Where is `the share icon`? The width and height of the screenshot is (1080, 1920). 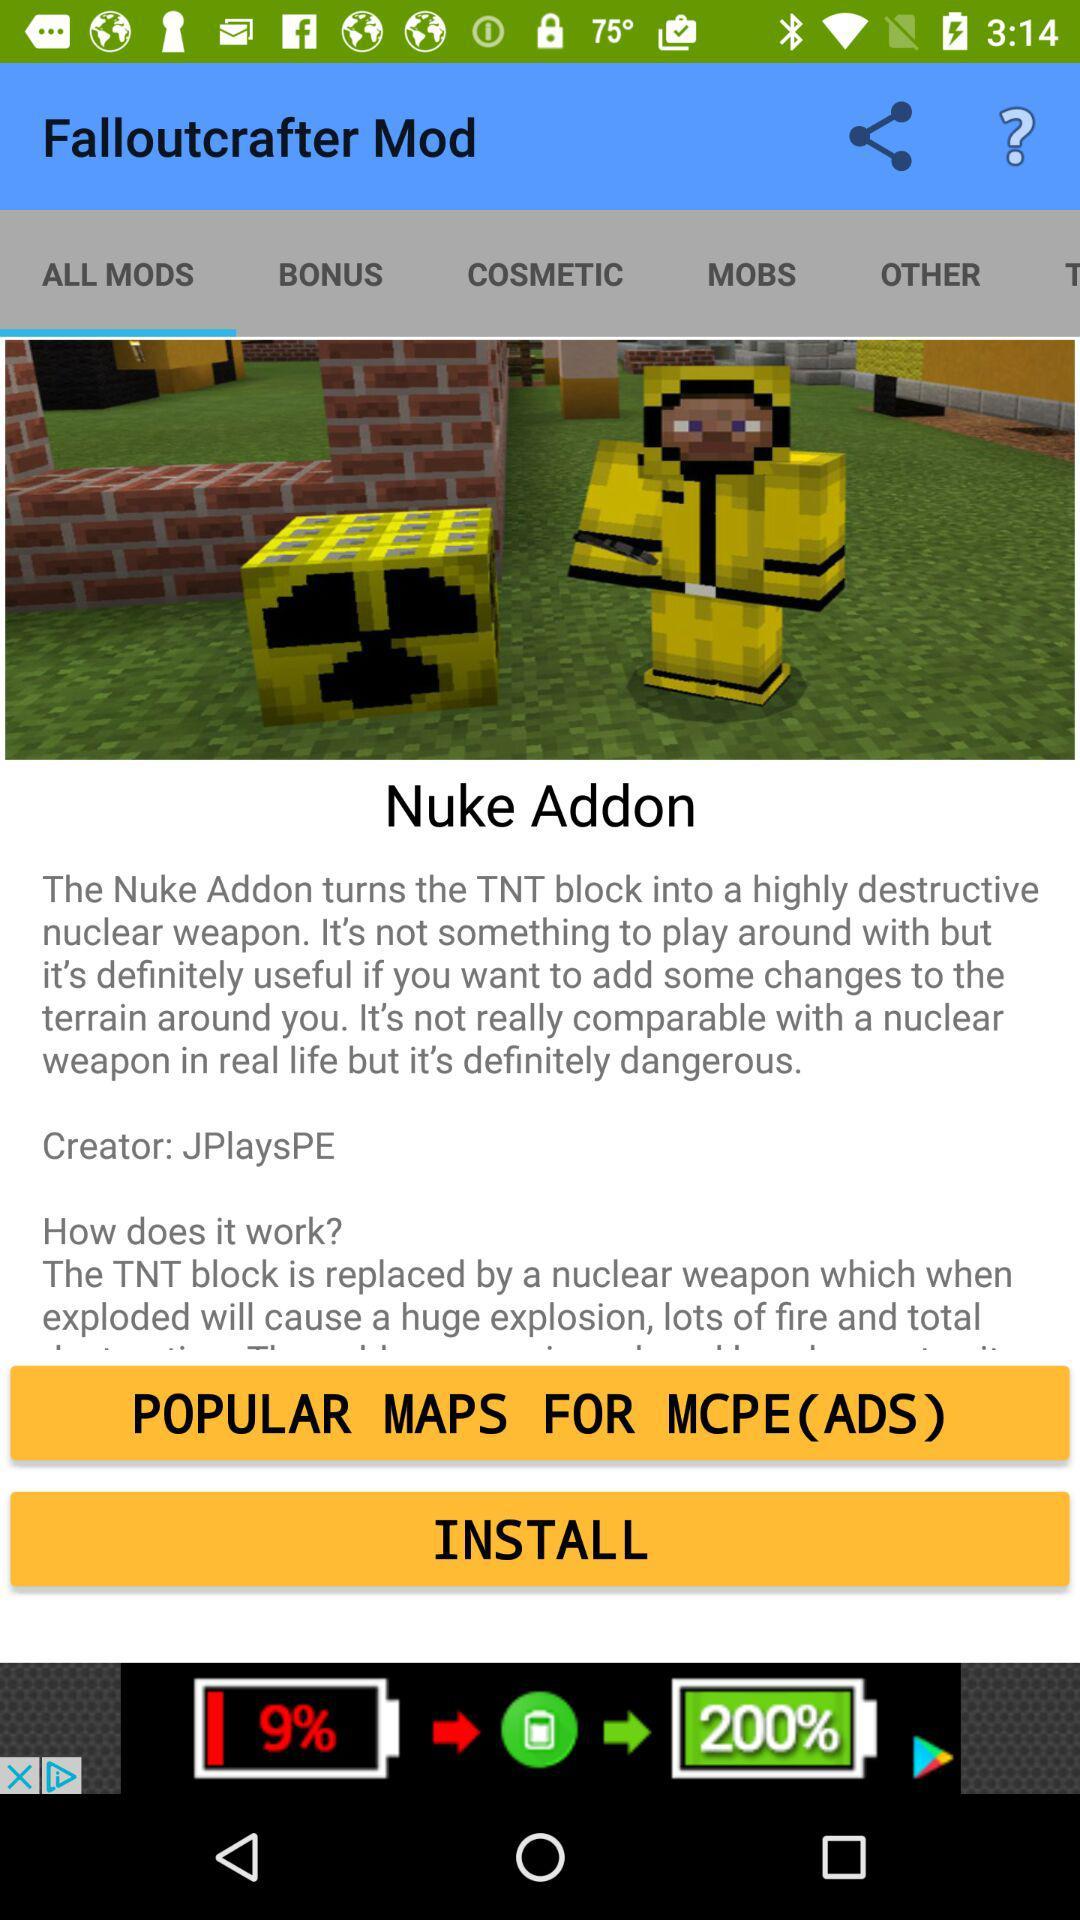
the share icon is located at coordinates (879, 136).